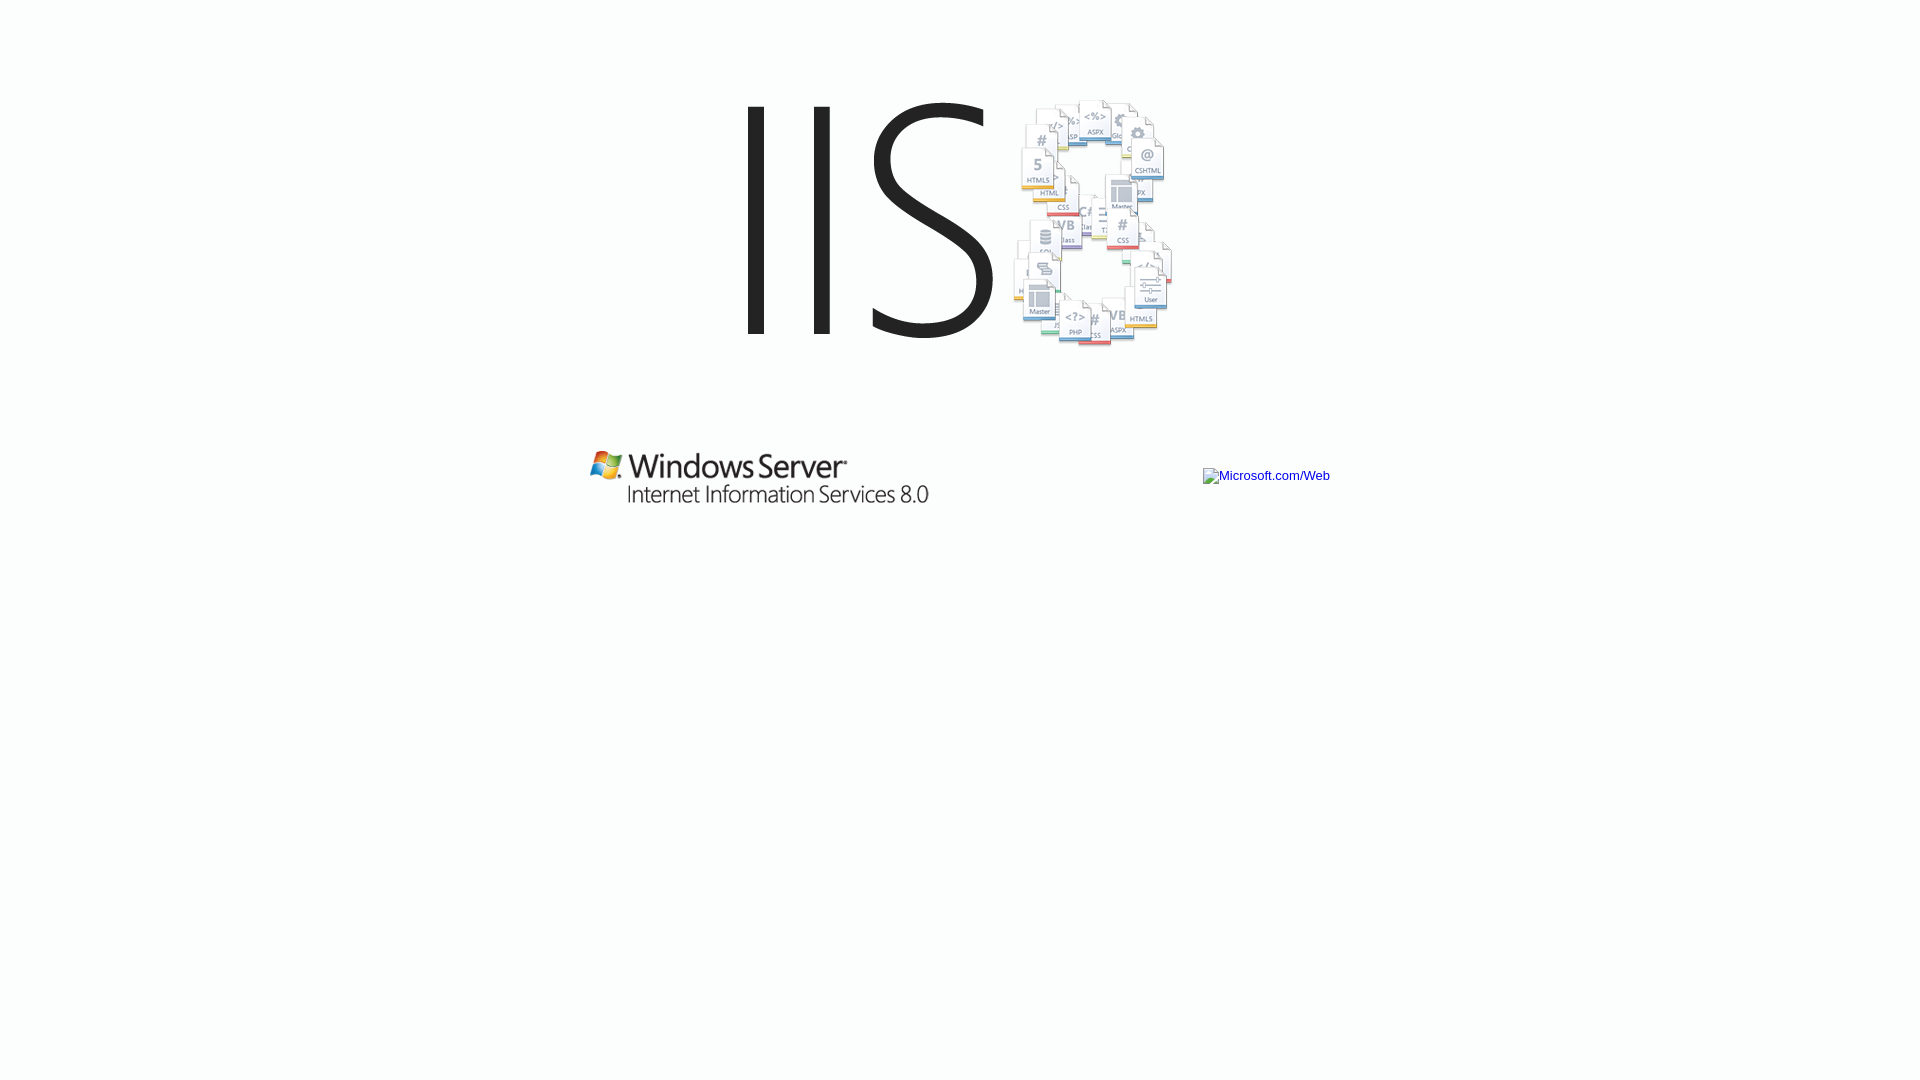  What do you see at coordinates (960, 275) in the screenshot?
I see `'microsoft.com/web'` at bounding box center [960, 275].